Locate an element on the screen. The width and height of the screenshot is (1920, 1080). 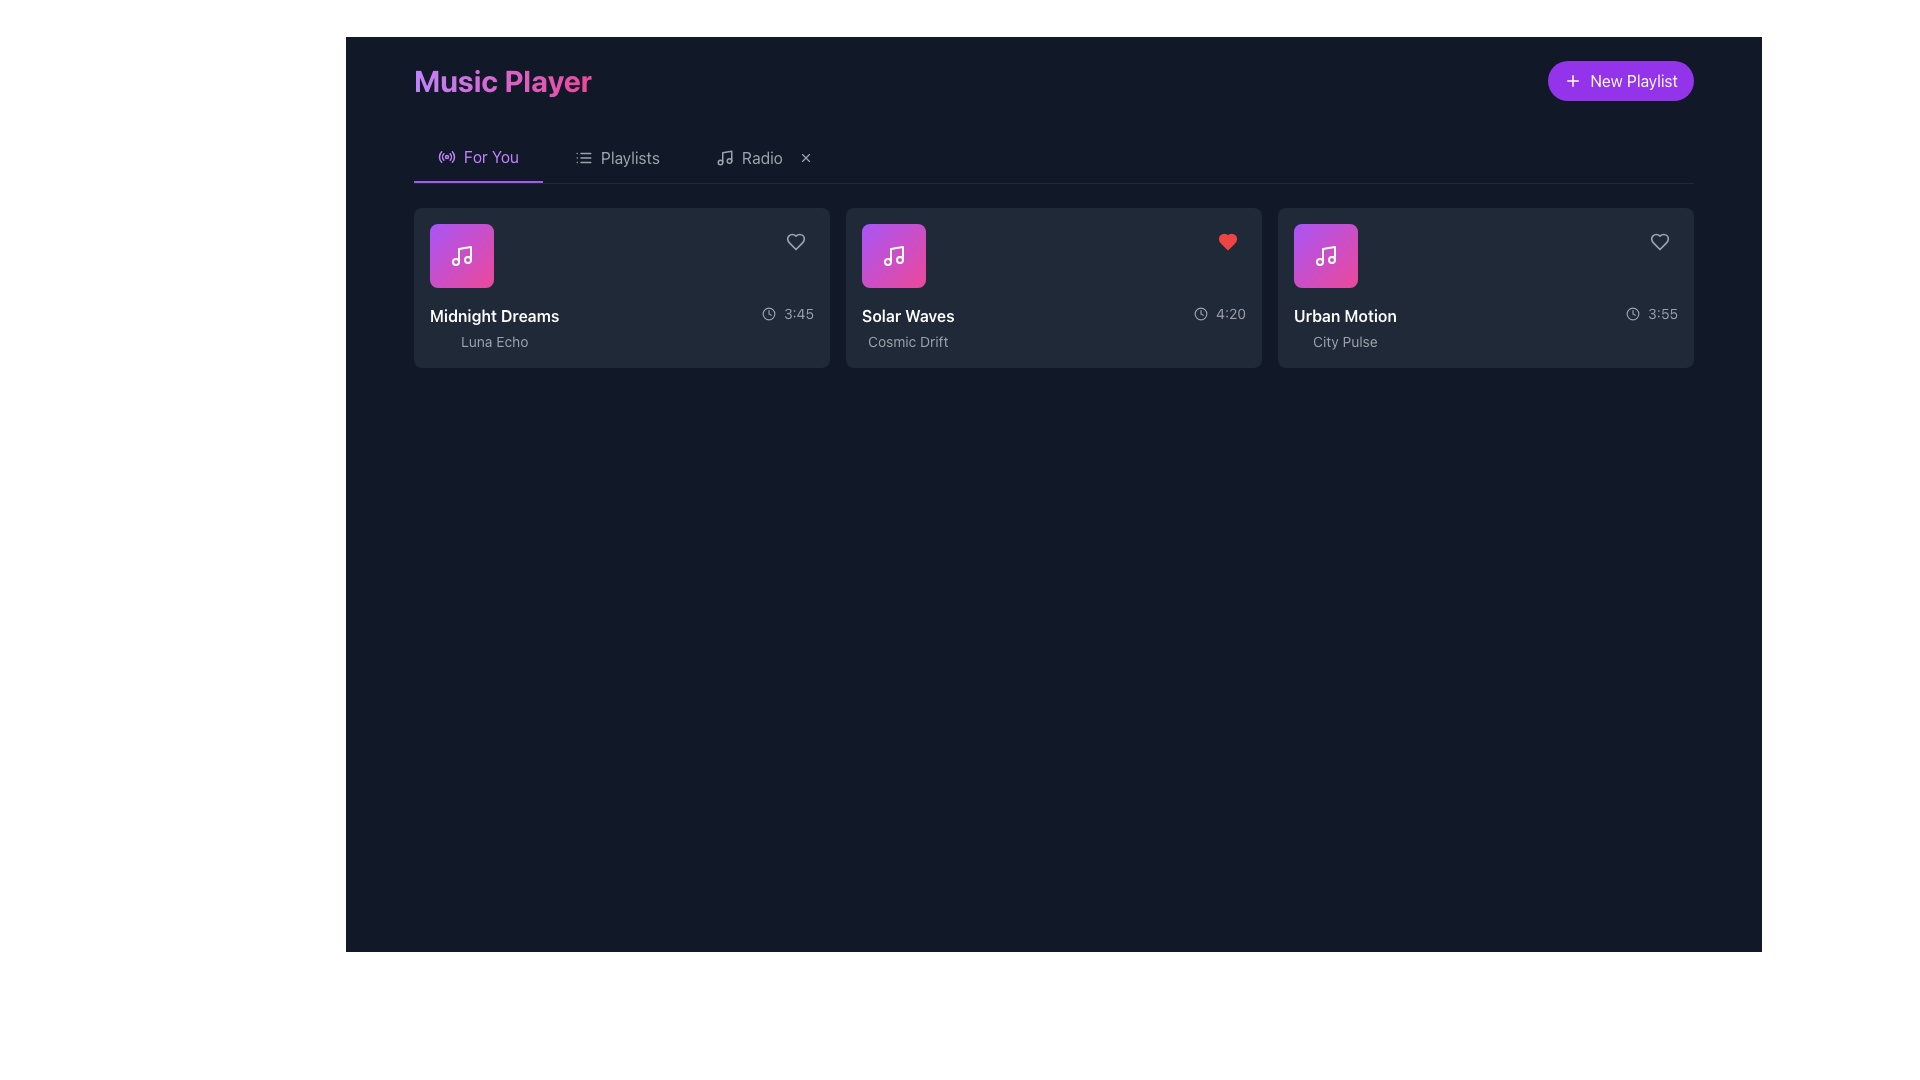
the text and clock icon combination displaying '3:55', located in the bottom-right corner of the 'Urban Motion' card, adjacent to the subtitle 'City Pulse' is located at coordinates (1651, 313).